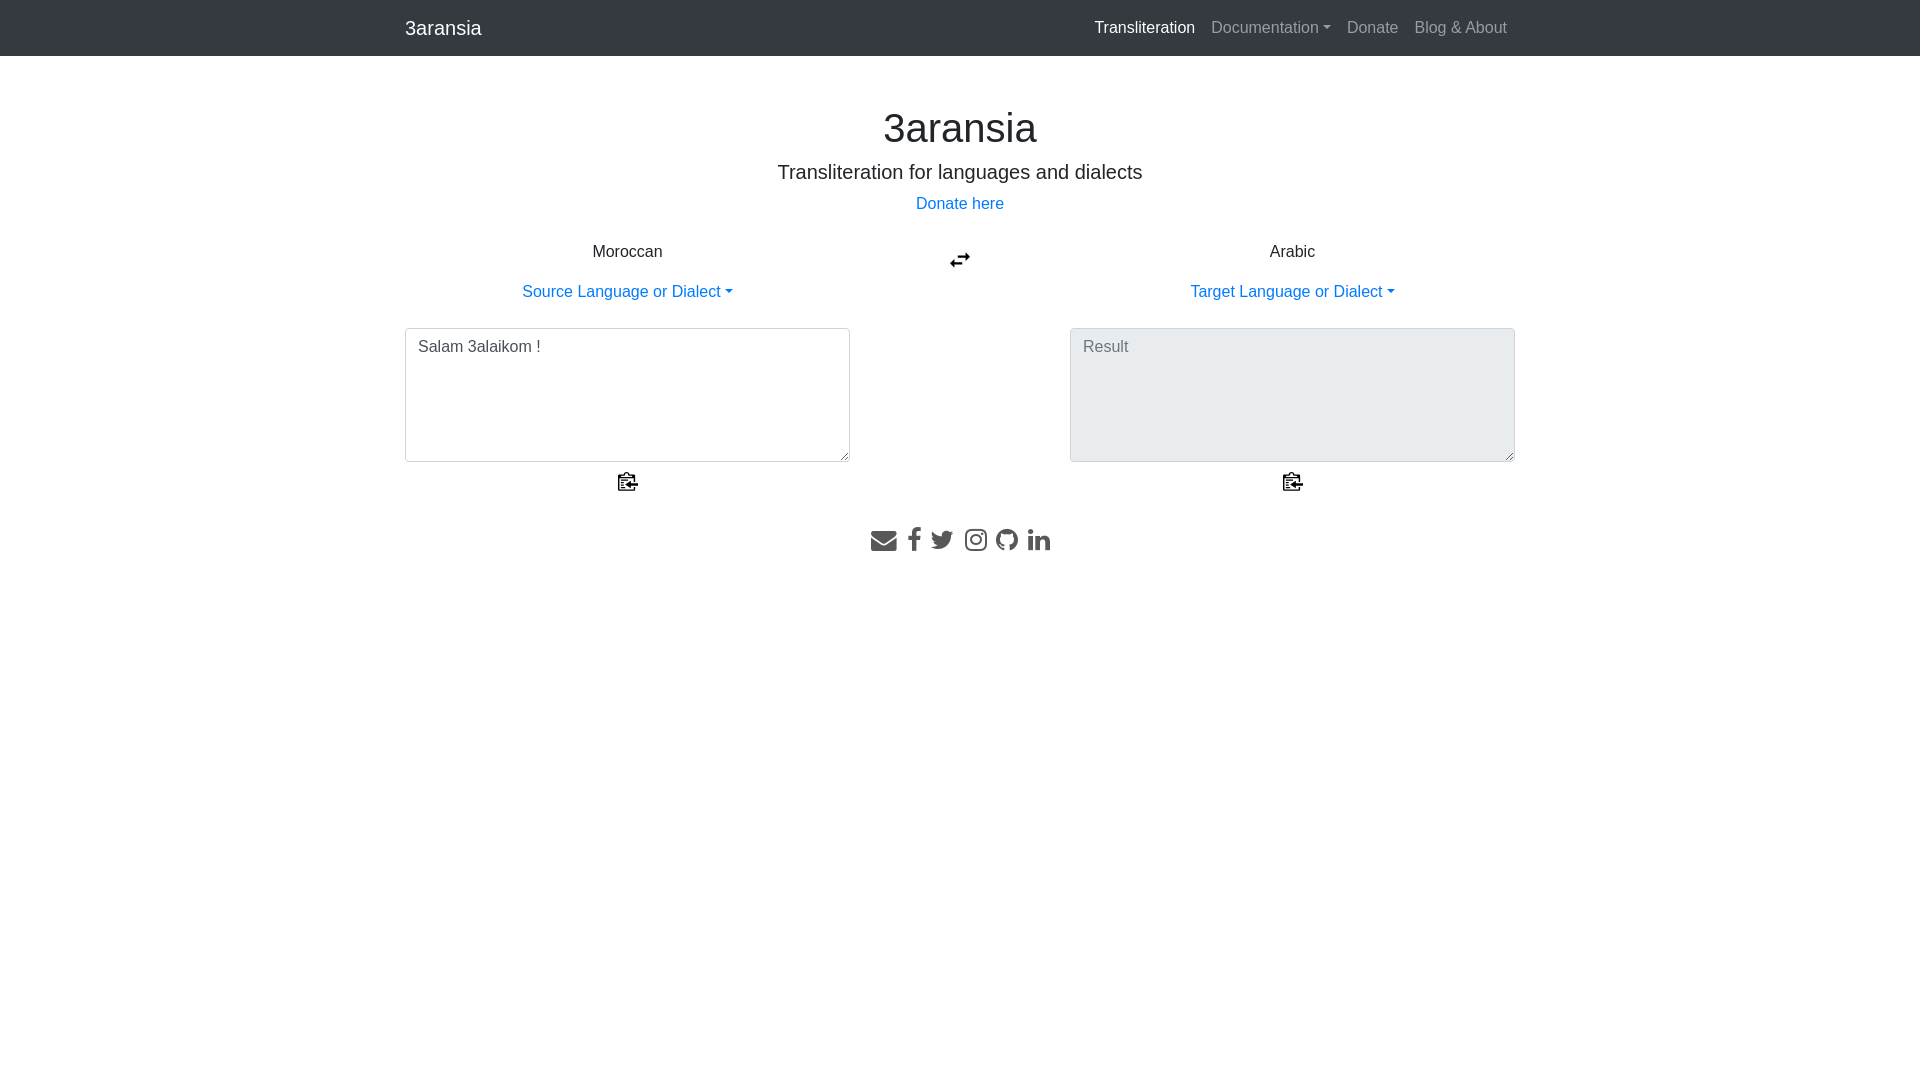  Describe the element at coordinates (960, 203) in the screenshot. I see `'Donate here'` at that location.